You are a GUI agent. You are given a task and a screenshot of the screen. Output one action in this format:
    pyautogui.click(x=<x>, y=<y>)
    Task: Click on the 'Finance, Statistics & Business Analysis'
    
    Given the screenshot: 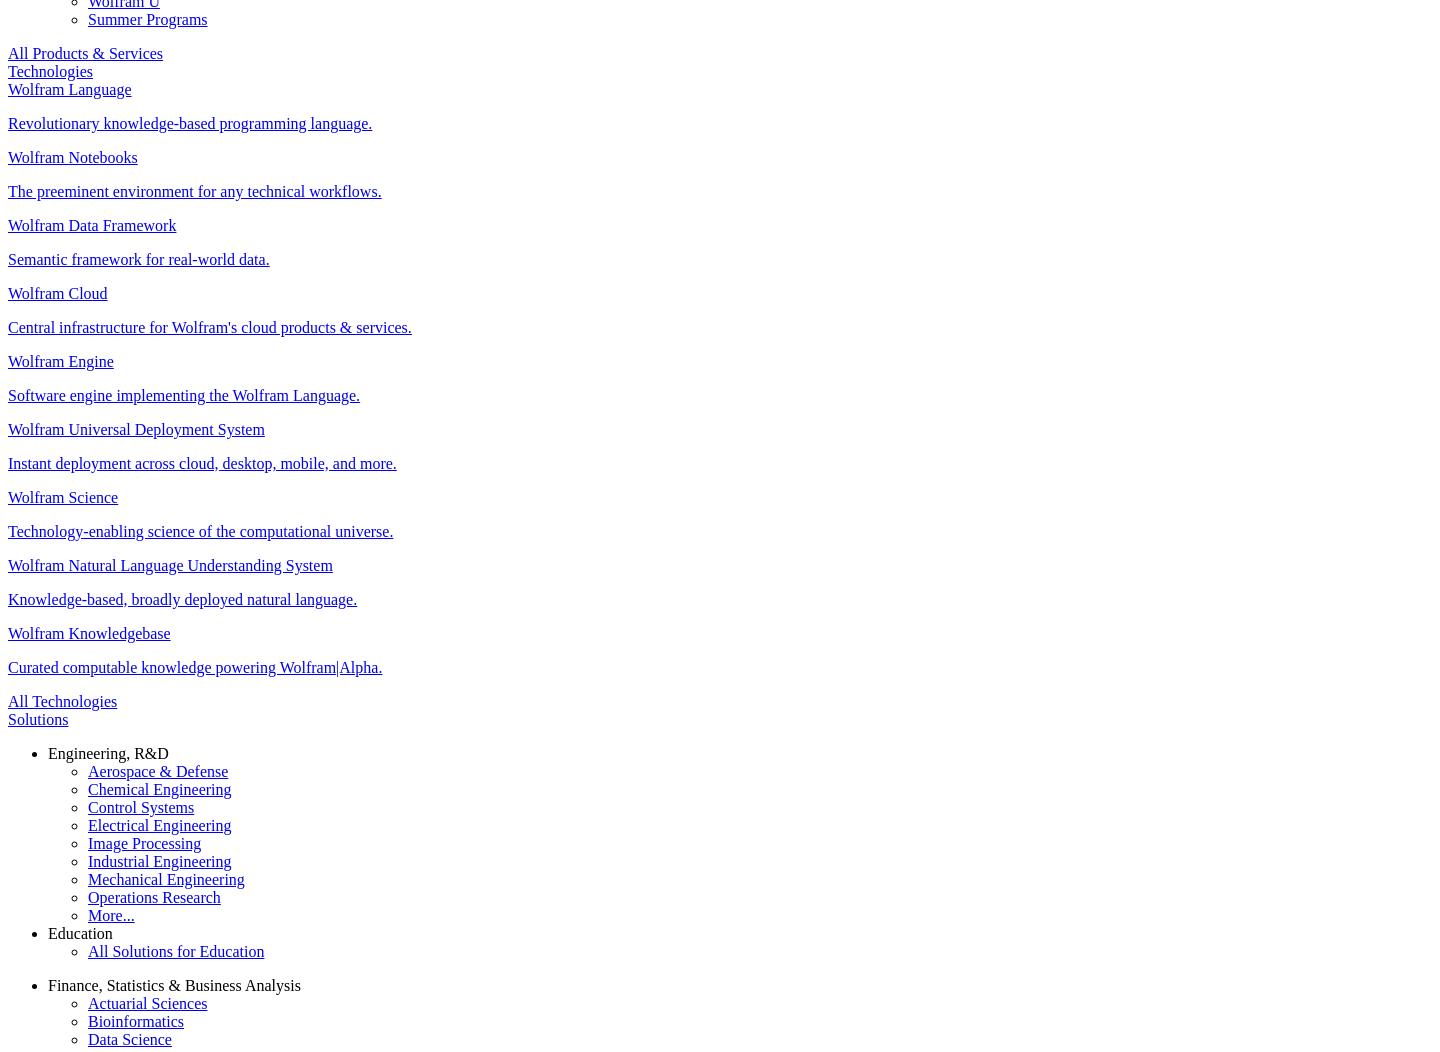 What is the action you would take?
    pyautogui.click(x=172, y=984)
    